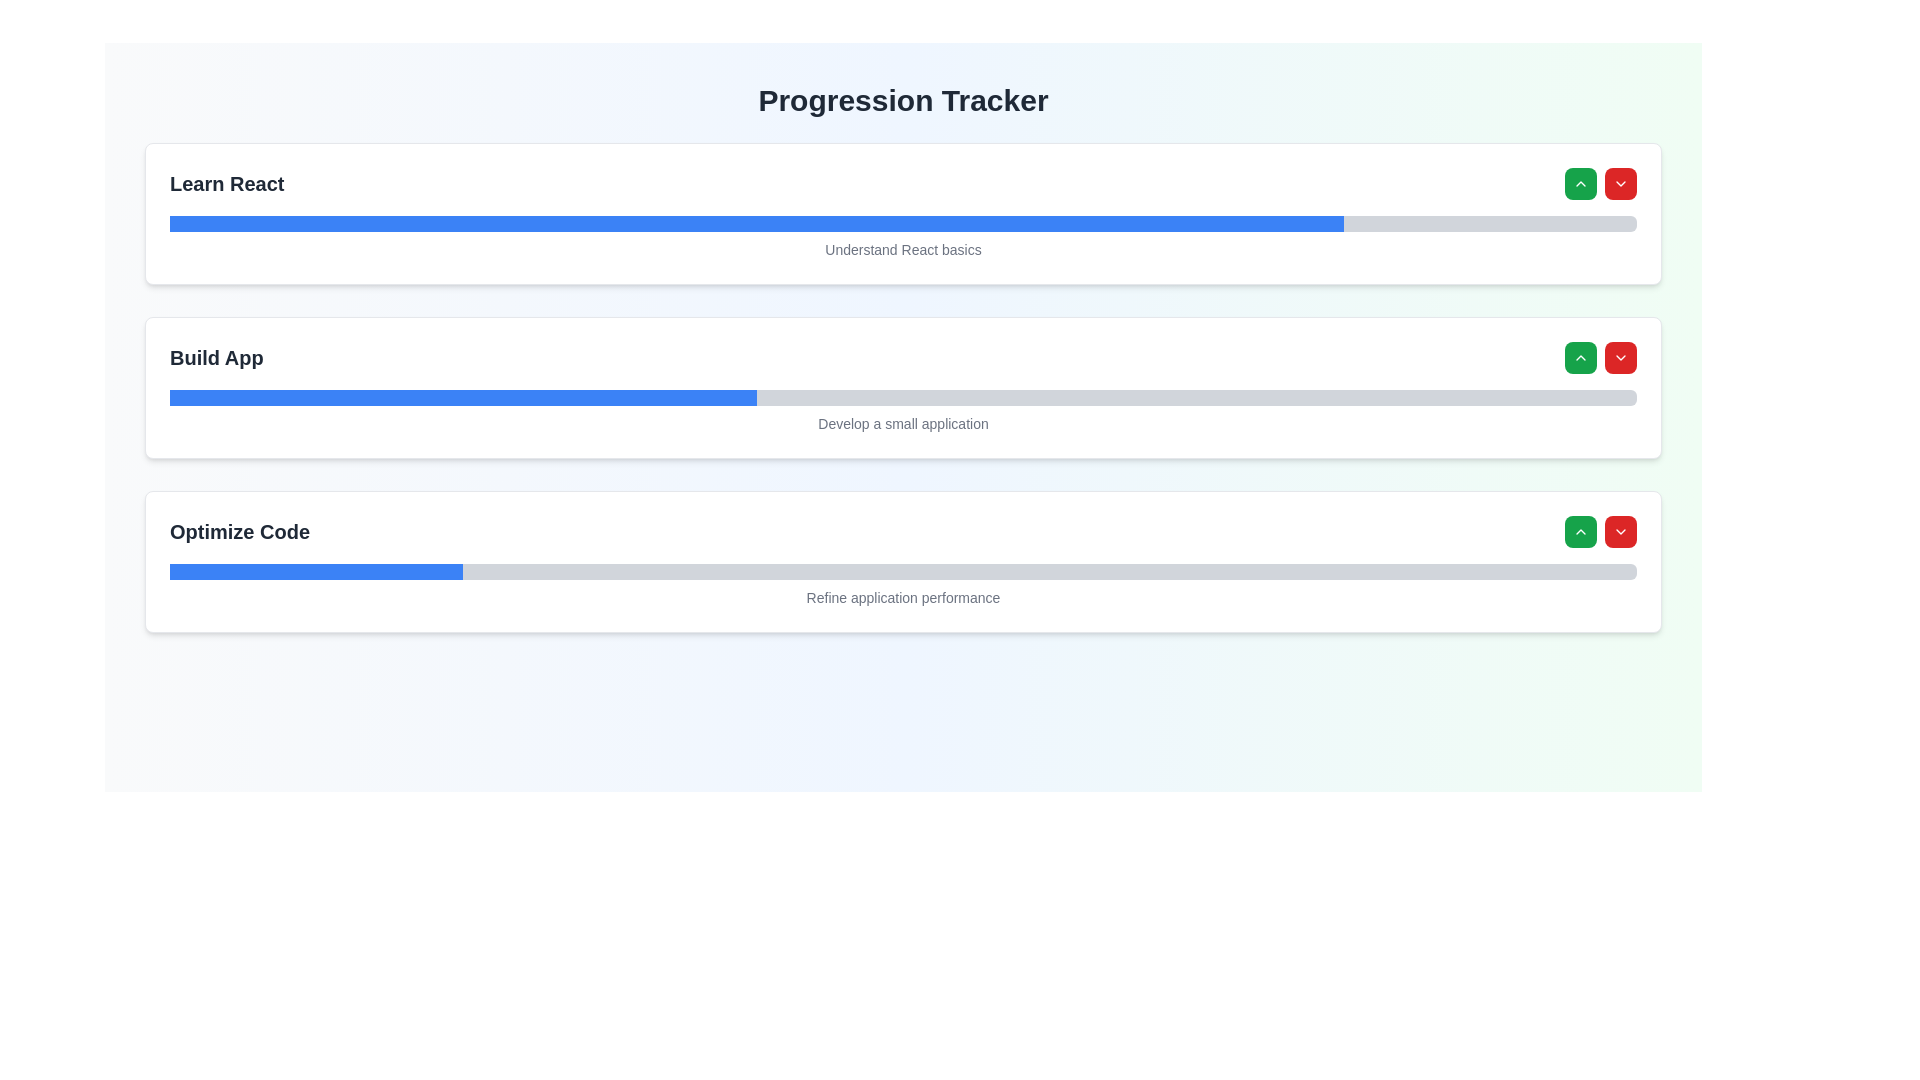 This screenshot has width=1920, height=1080. I want to click on the Text label located below the progress bar in the 'Optimize Code' section of the application, which provides additional context about the progress being tracked, so click(902, 593).